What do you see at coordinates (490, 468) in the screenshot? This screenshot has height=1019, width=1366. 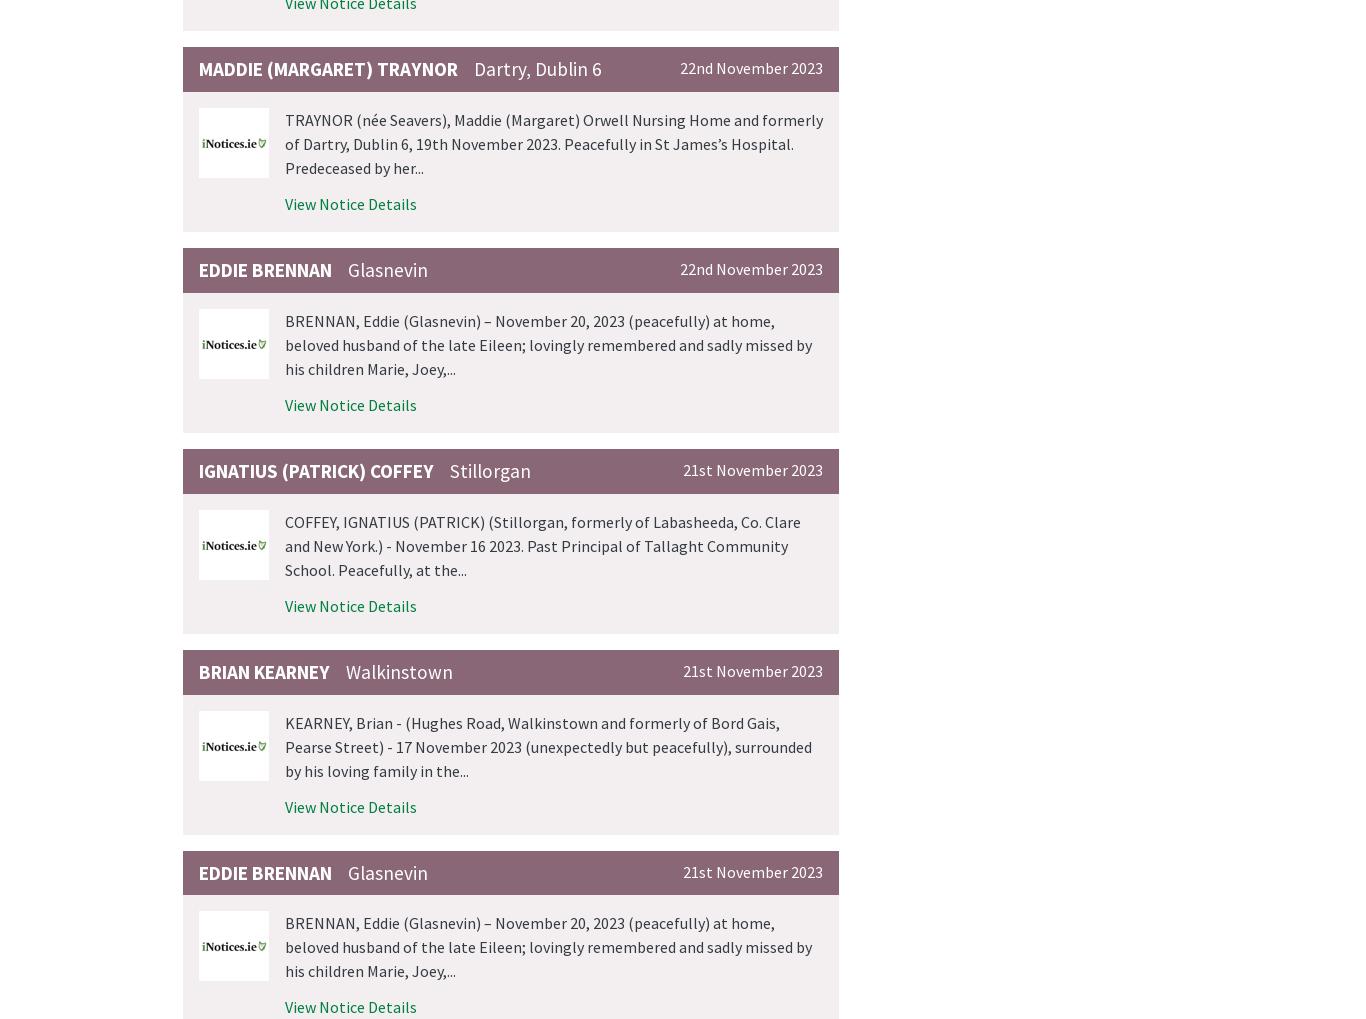 I see `'Stillorgan'` at bounding box center [490, 468].